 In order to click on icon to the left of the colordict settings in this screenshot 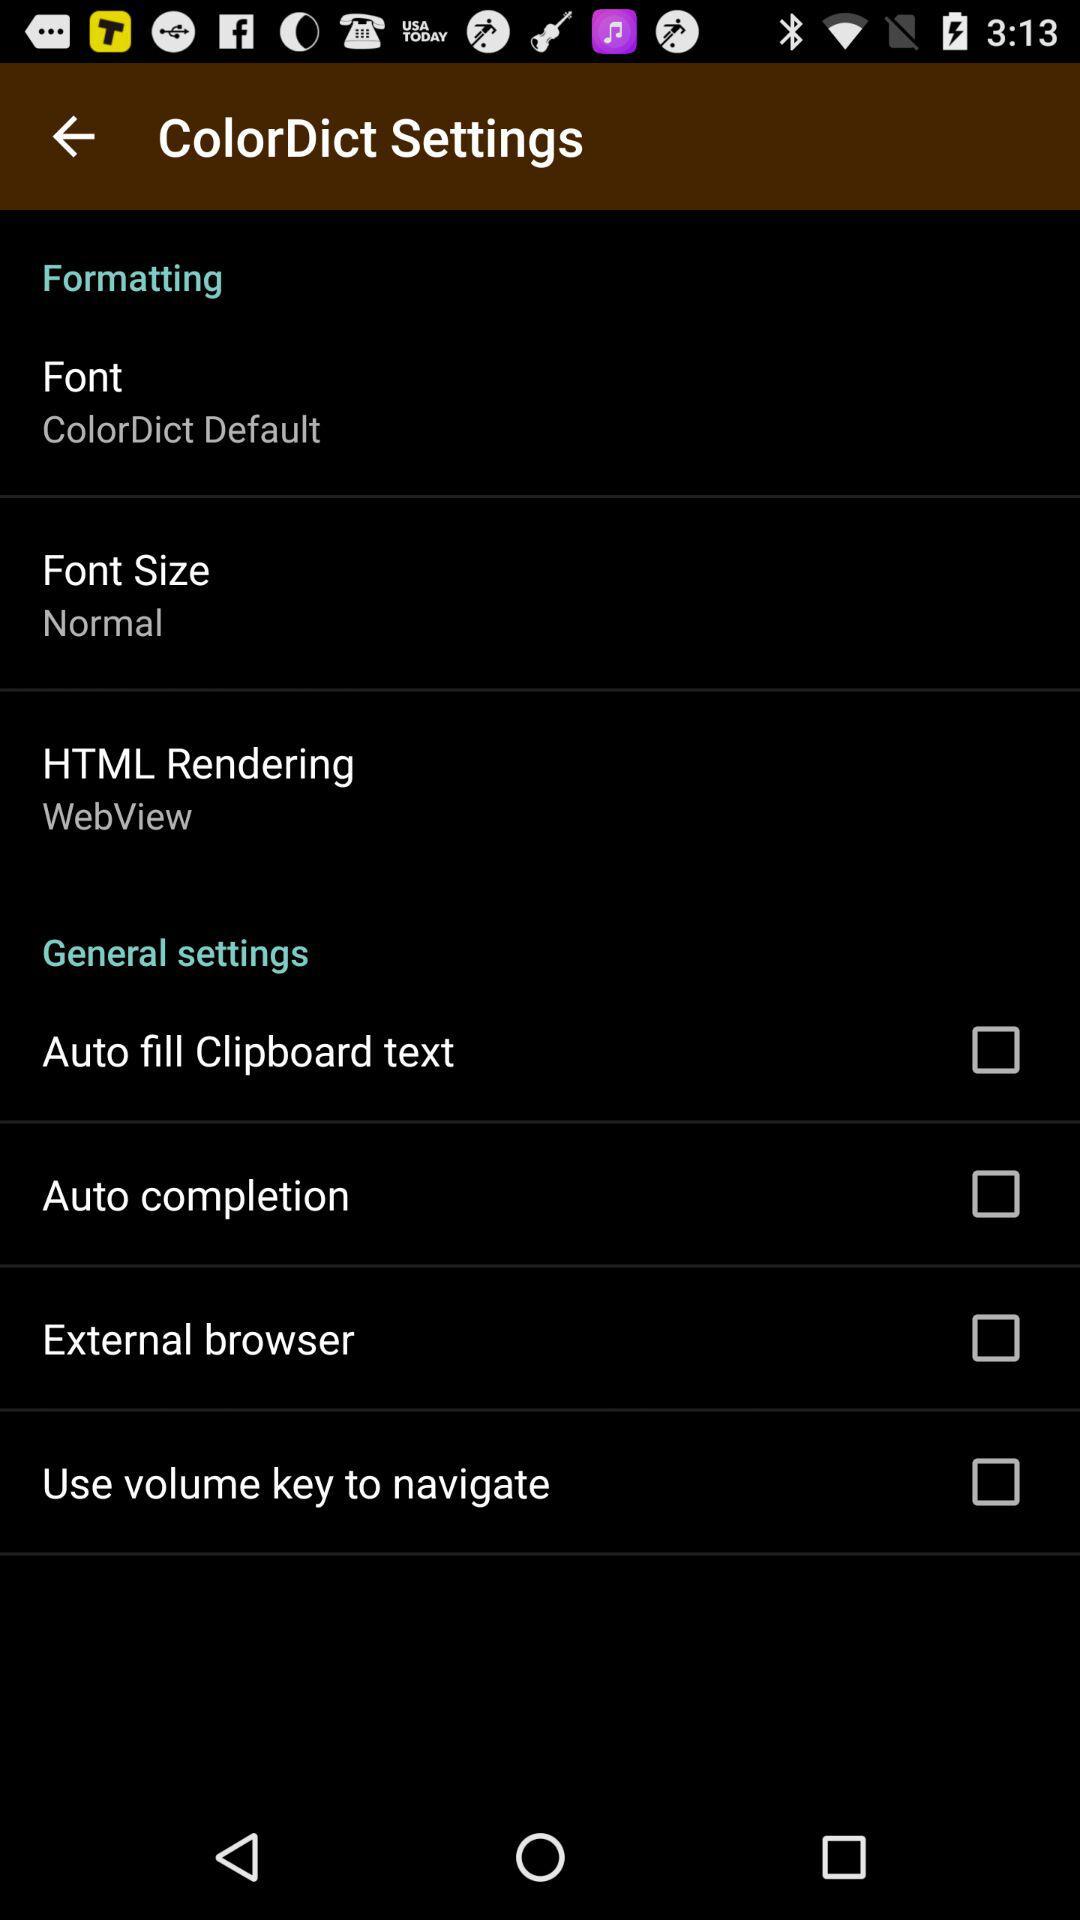, I will do `click(72, 135)`.